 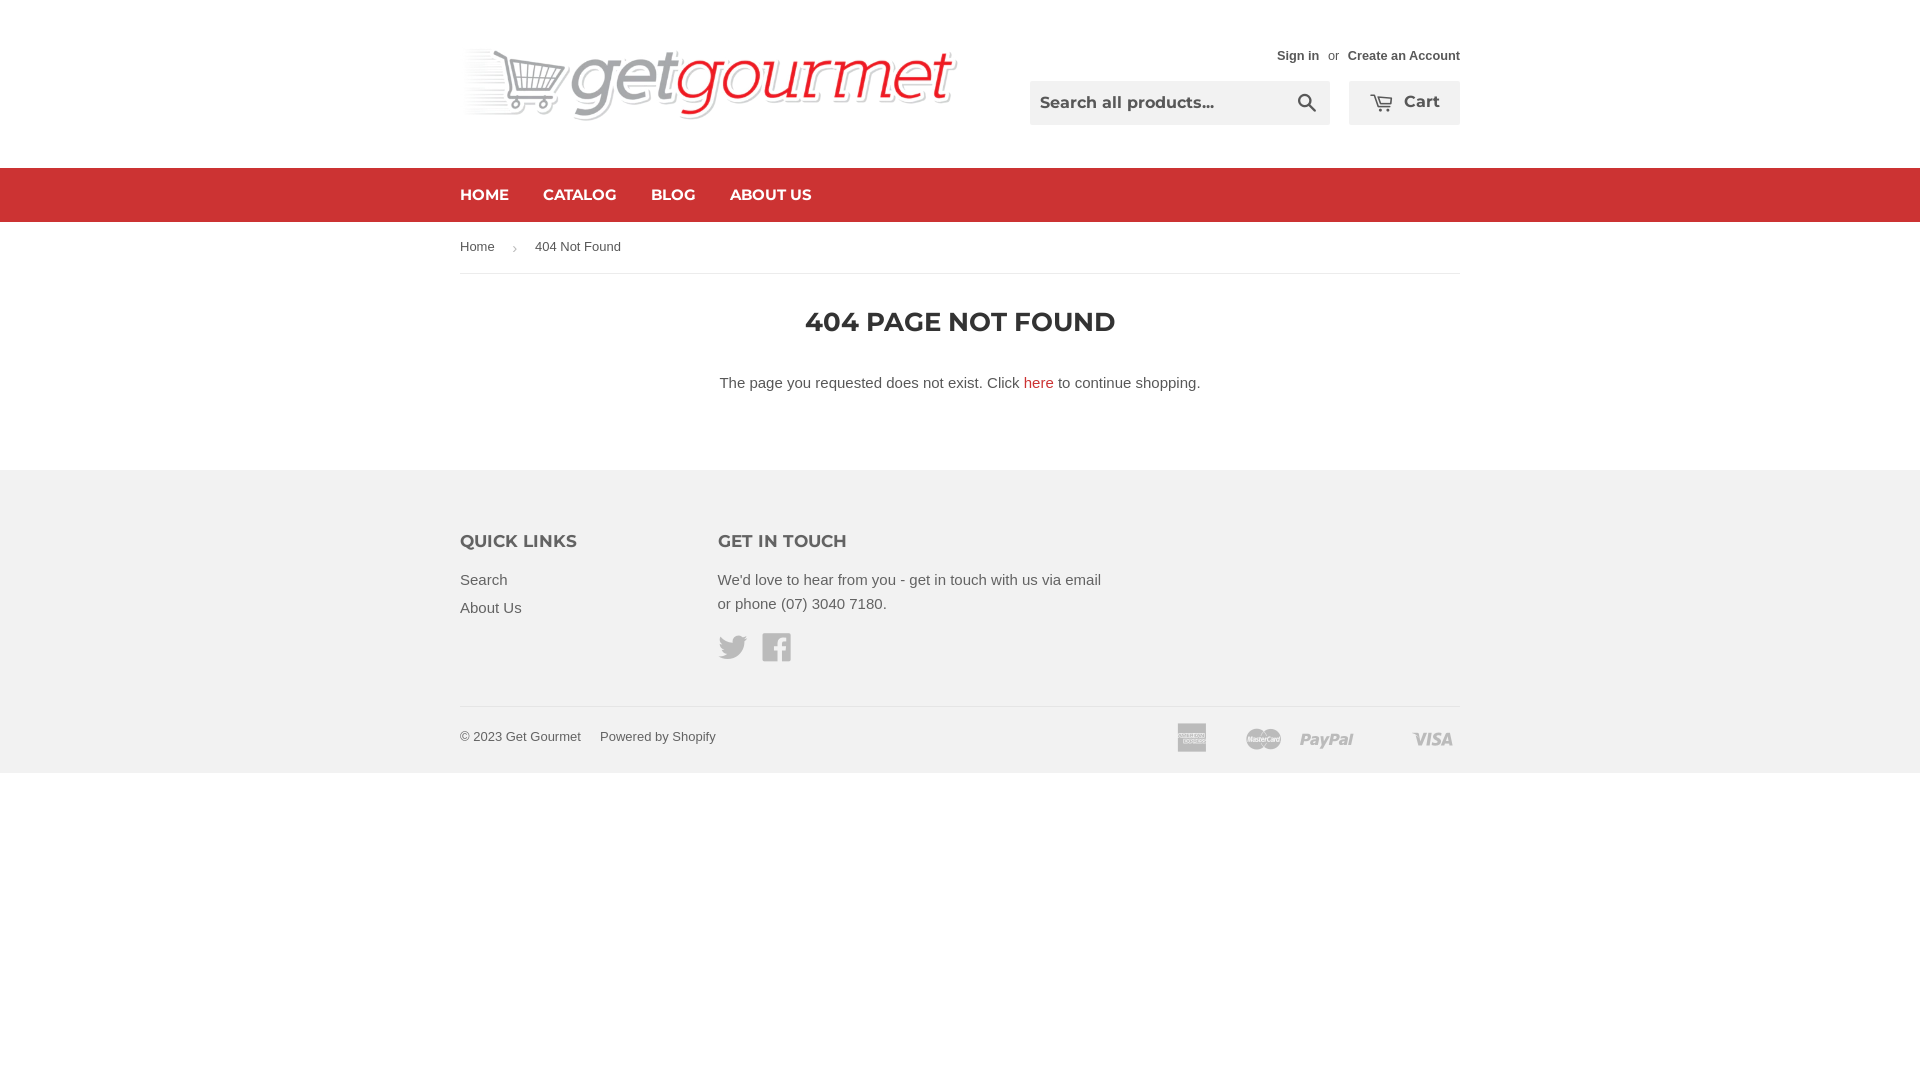 I want to click on 'CATALOG', so click(x=579, y=195).